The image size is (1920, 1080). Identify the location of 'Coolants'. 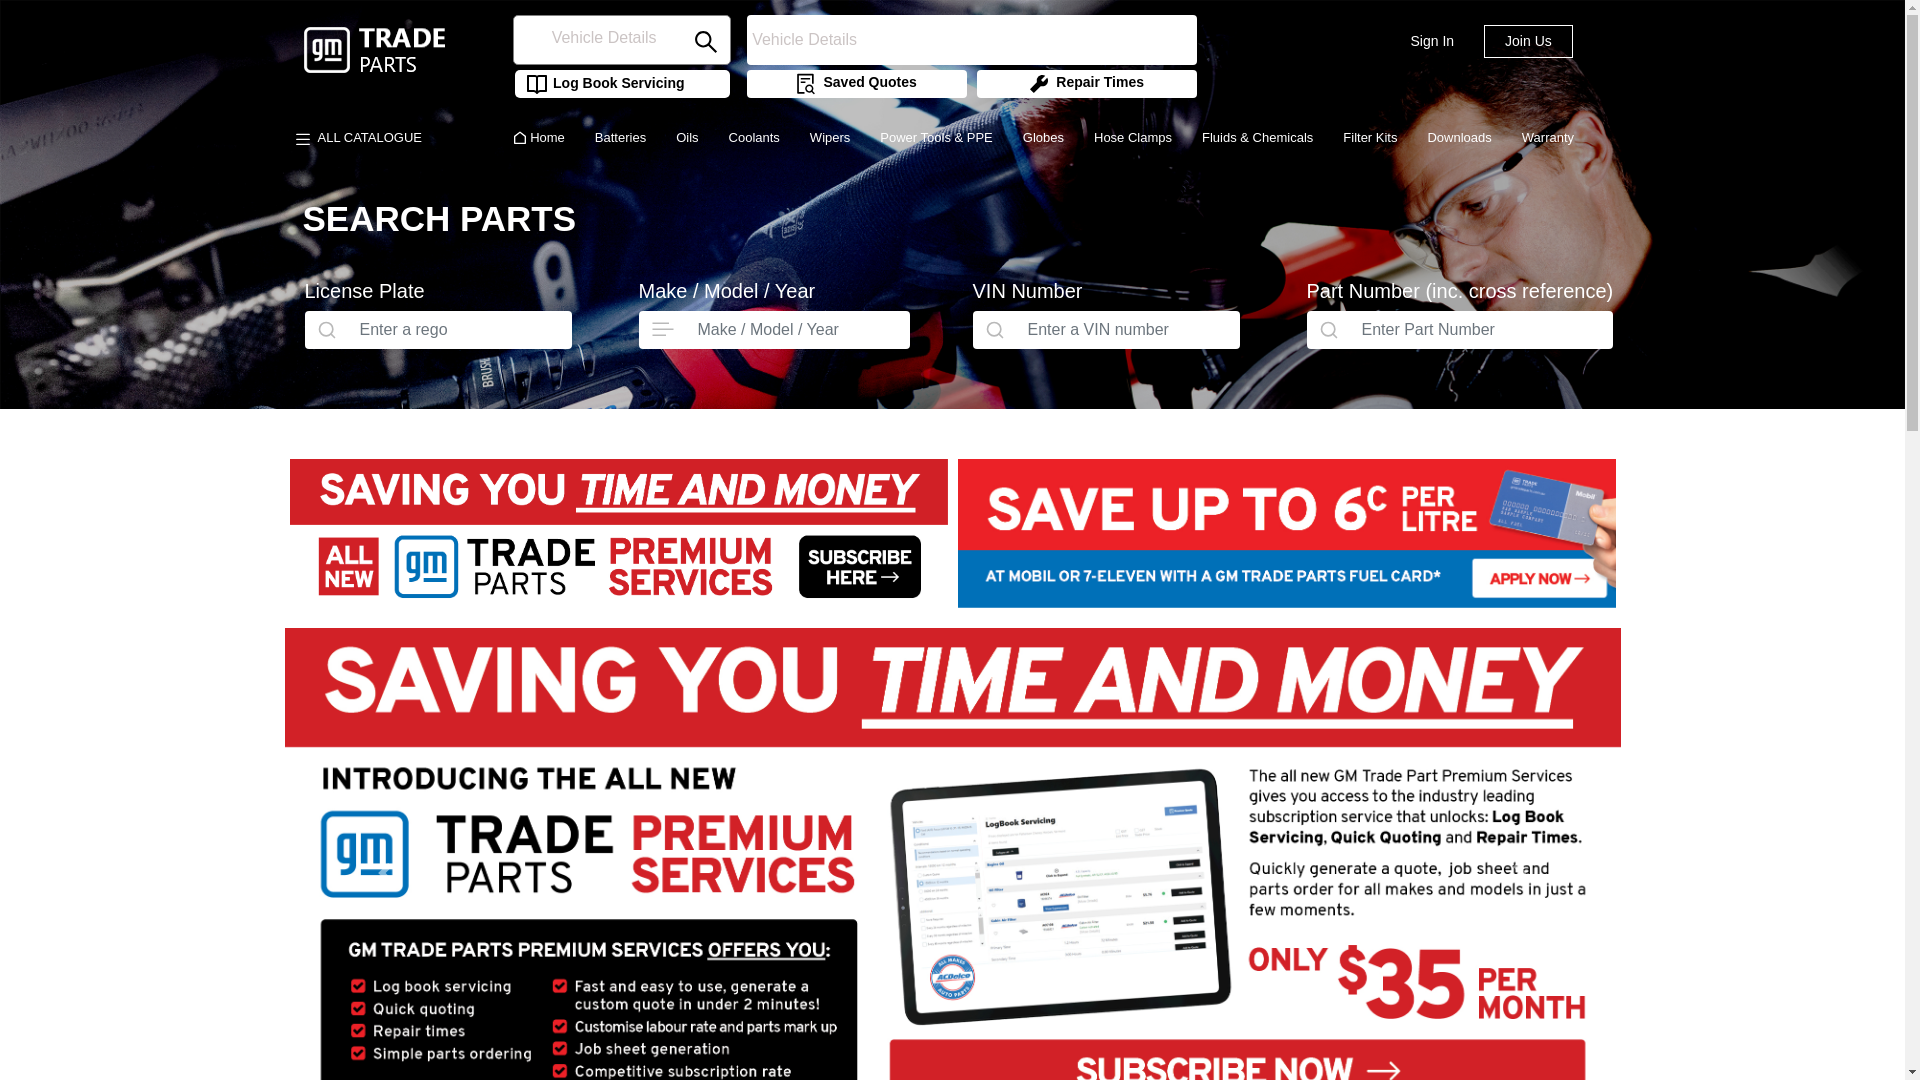
(714, 137).